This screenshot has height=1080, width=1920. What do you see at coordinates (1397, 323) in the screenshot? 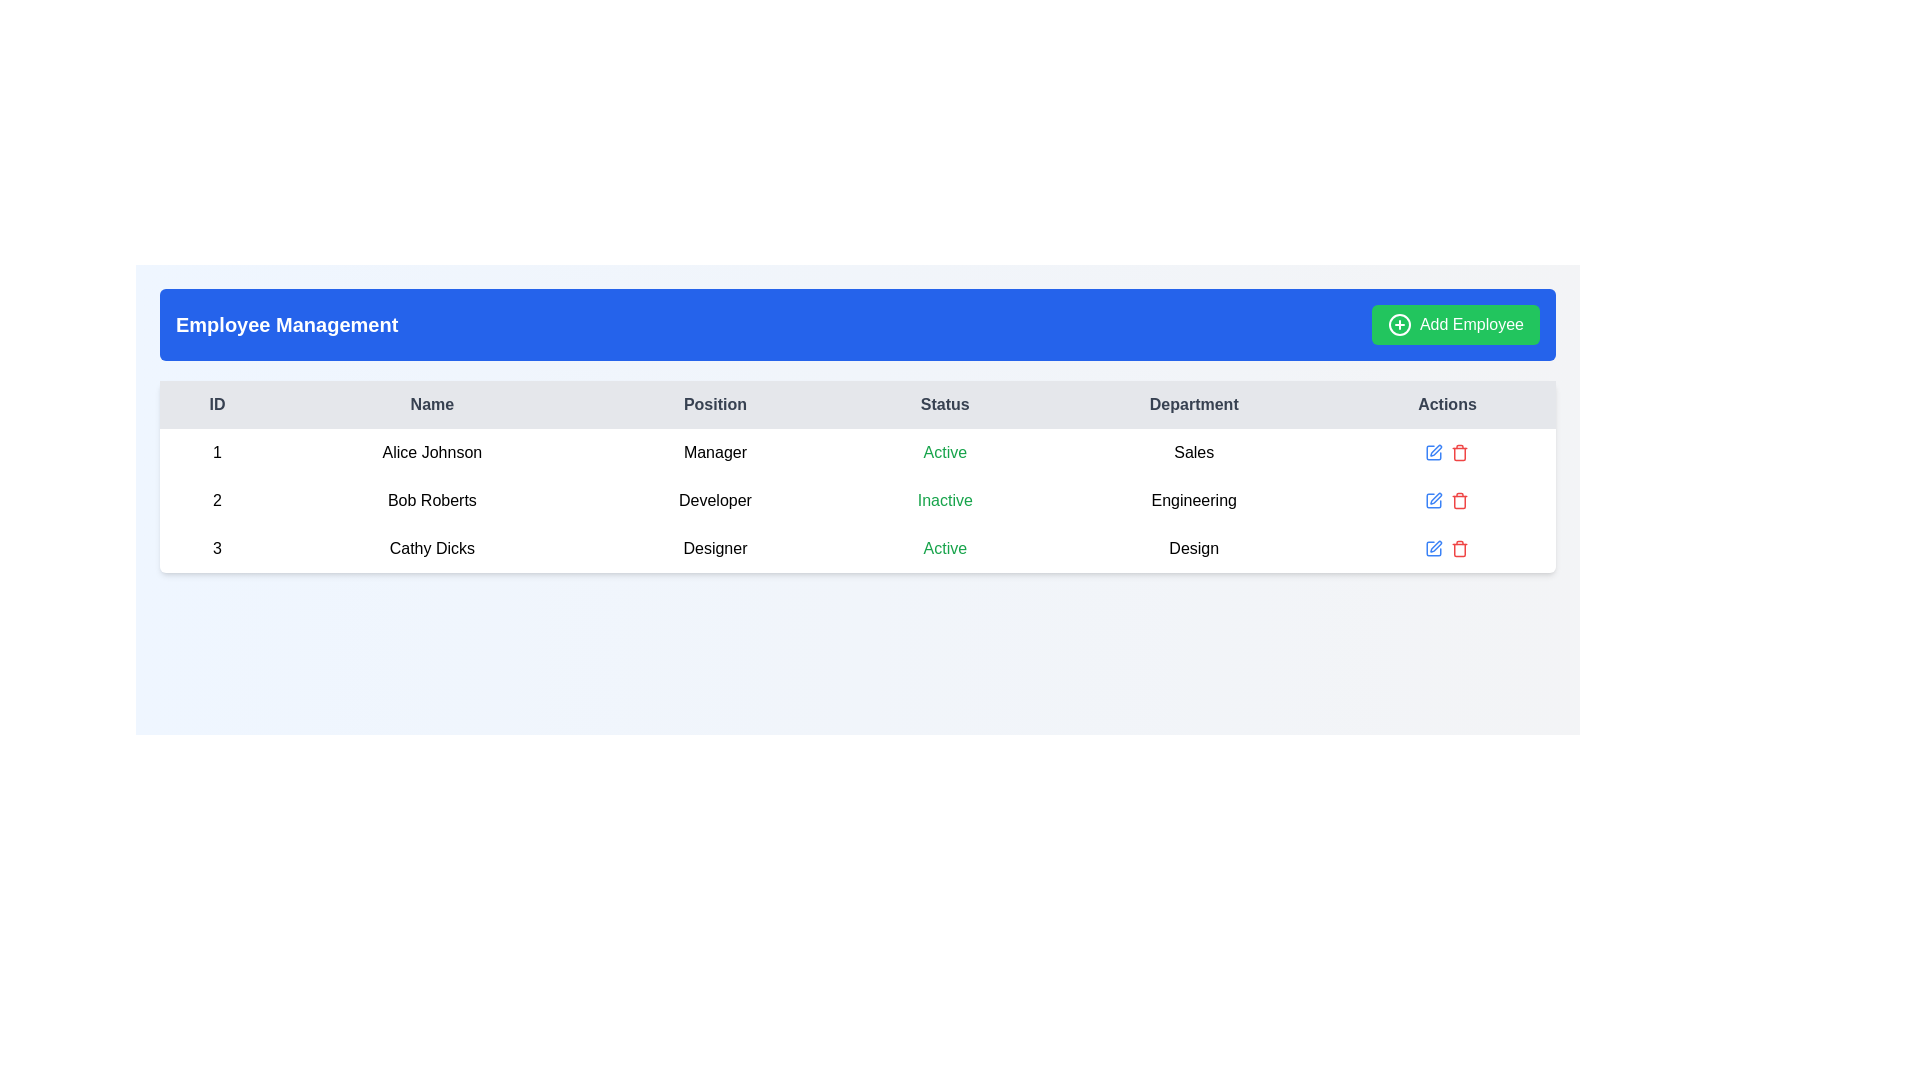
I see `the circular green icon with a white plus sign located at the left side of the 'Add Employee' button in the top-right corner of the layout` at bounding box center [1397, 323].